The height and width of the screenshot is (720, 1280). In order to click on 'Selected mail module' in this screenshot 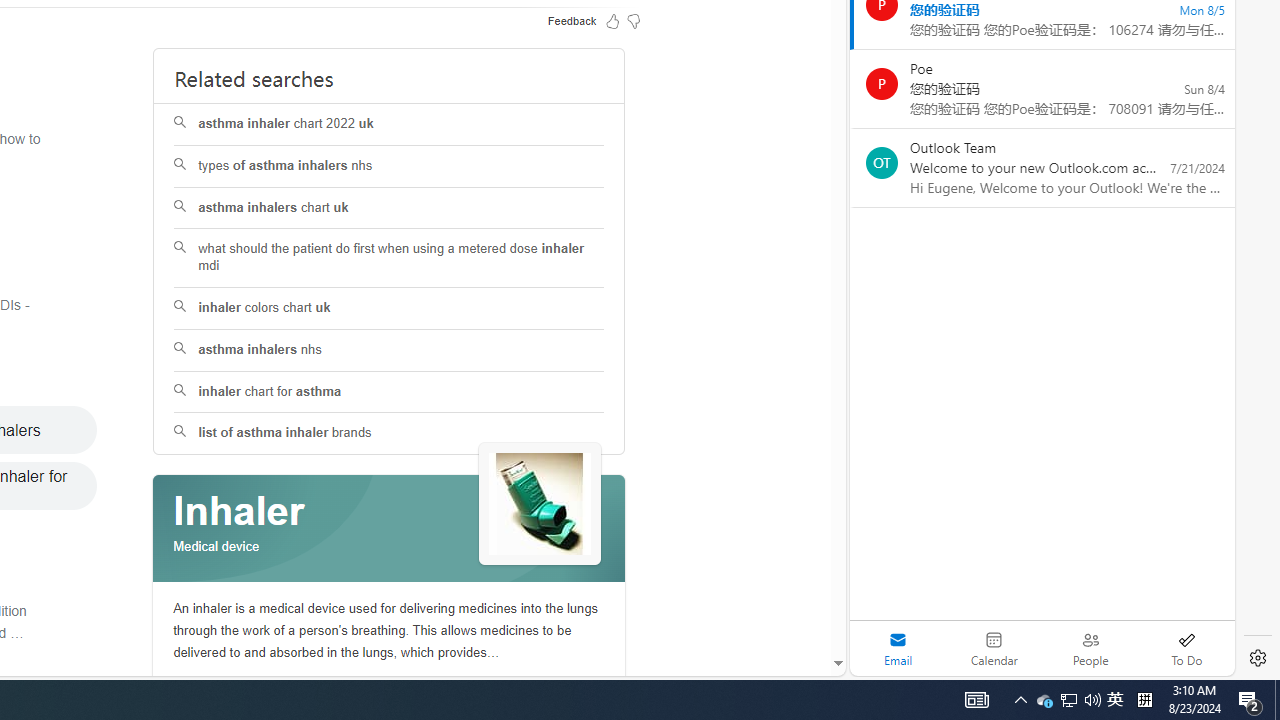, I will do `click(897, 648)`.